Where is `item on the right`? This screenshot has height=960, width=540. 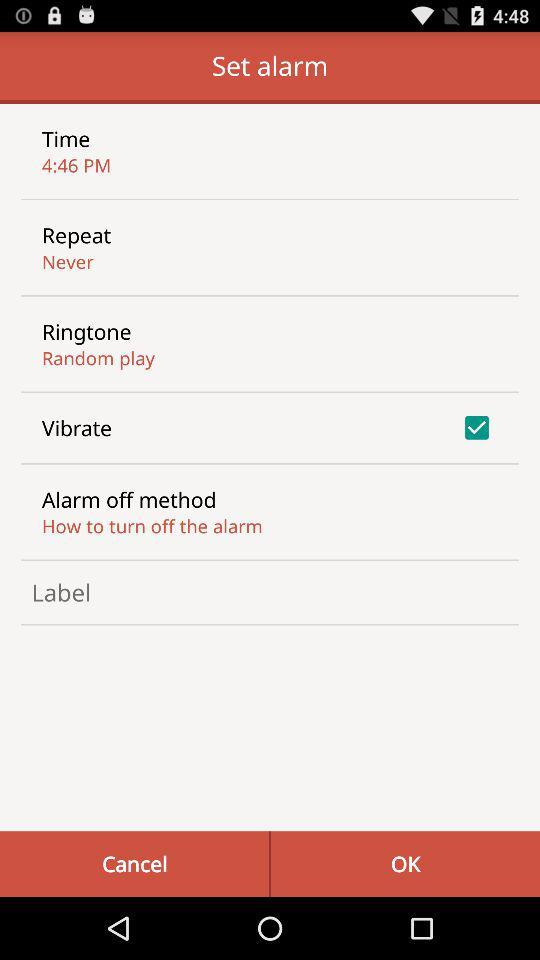
item on the right is located at coordinates (475, 427).